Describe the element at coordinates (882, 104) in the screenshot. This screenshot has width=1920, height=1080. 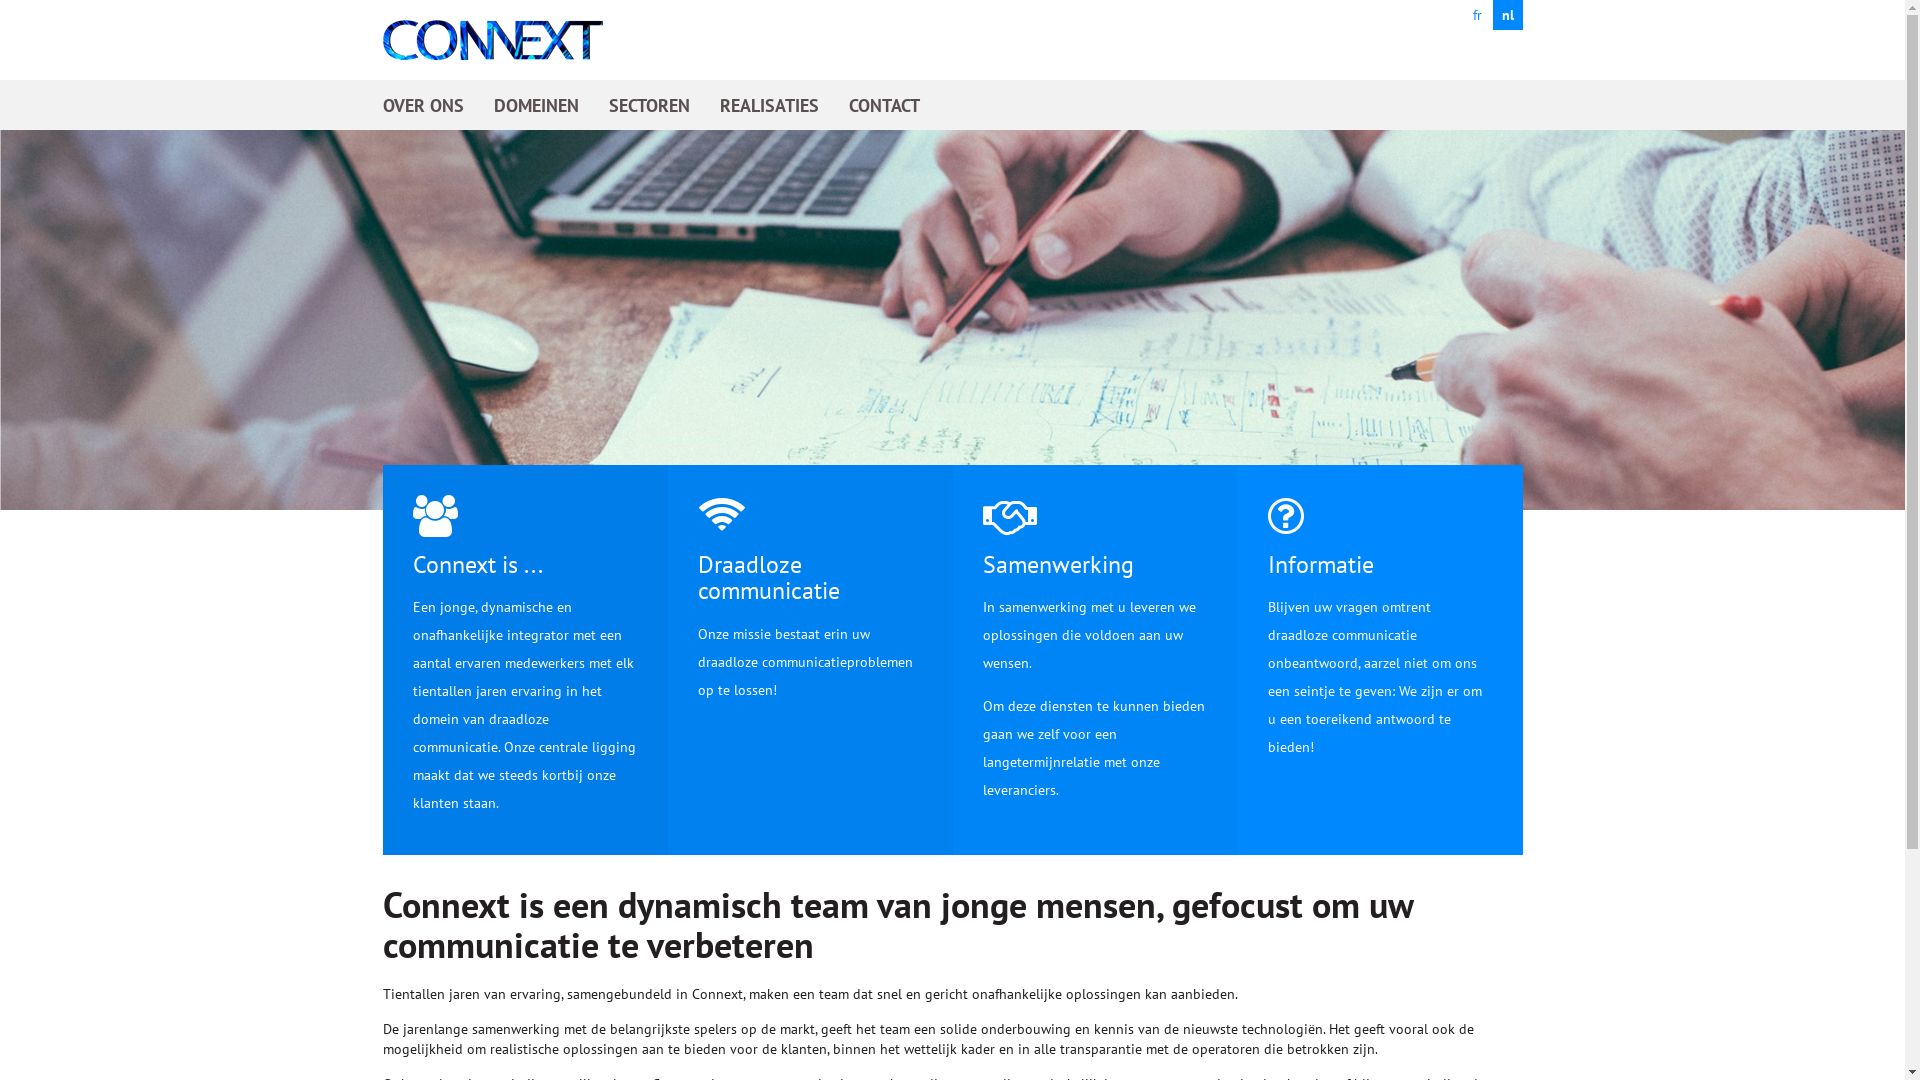
I see `'CONTACT'` at that location.